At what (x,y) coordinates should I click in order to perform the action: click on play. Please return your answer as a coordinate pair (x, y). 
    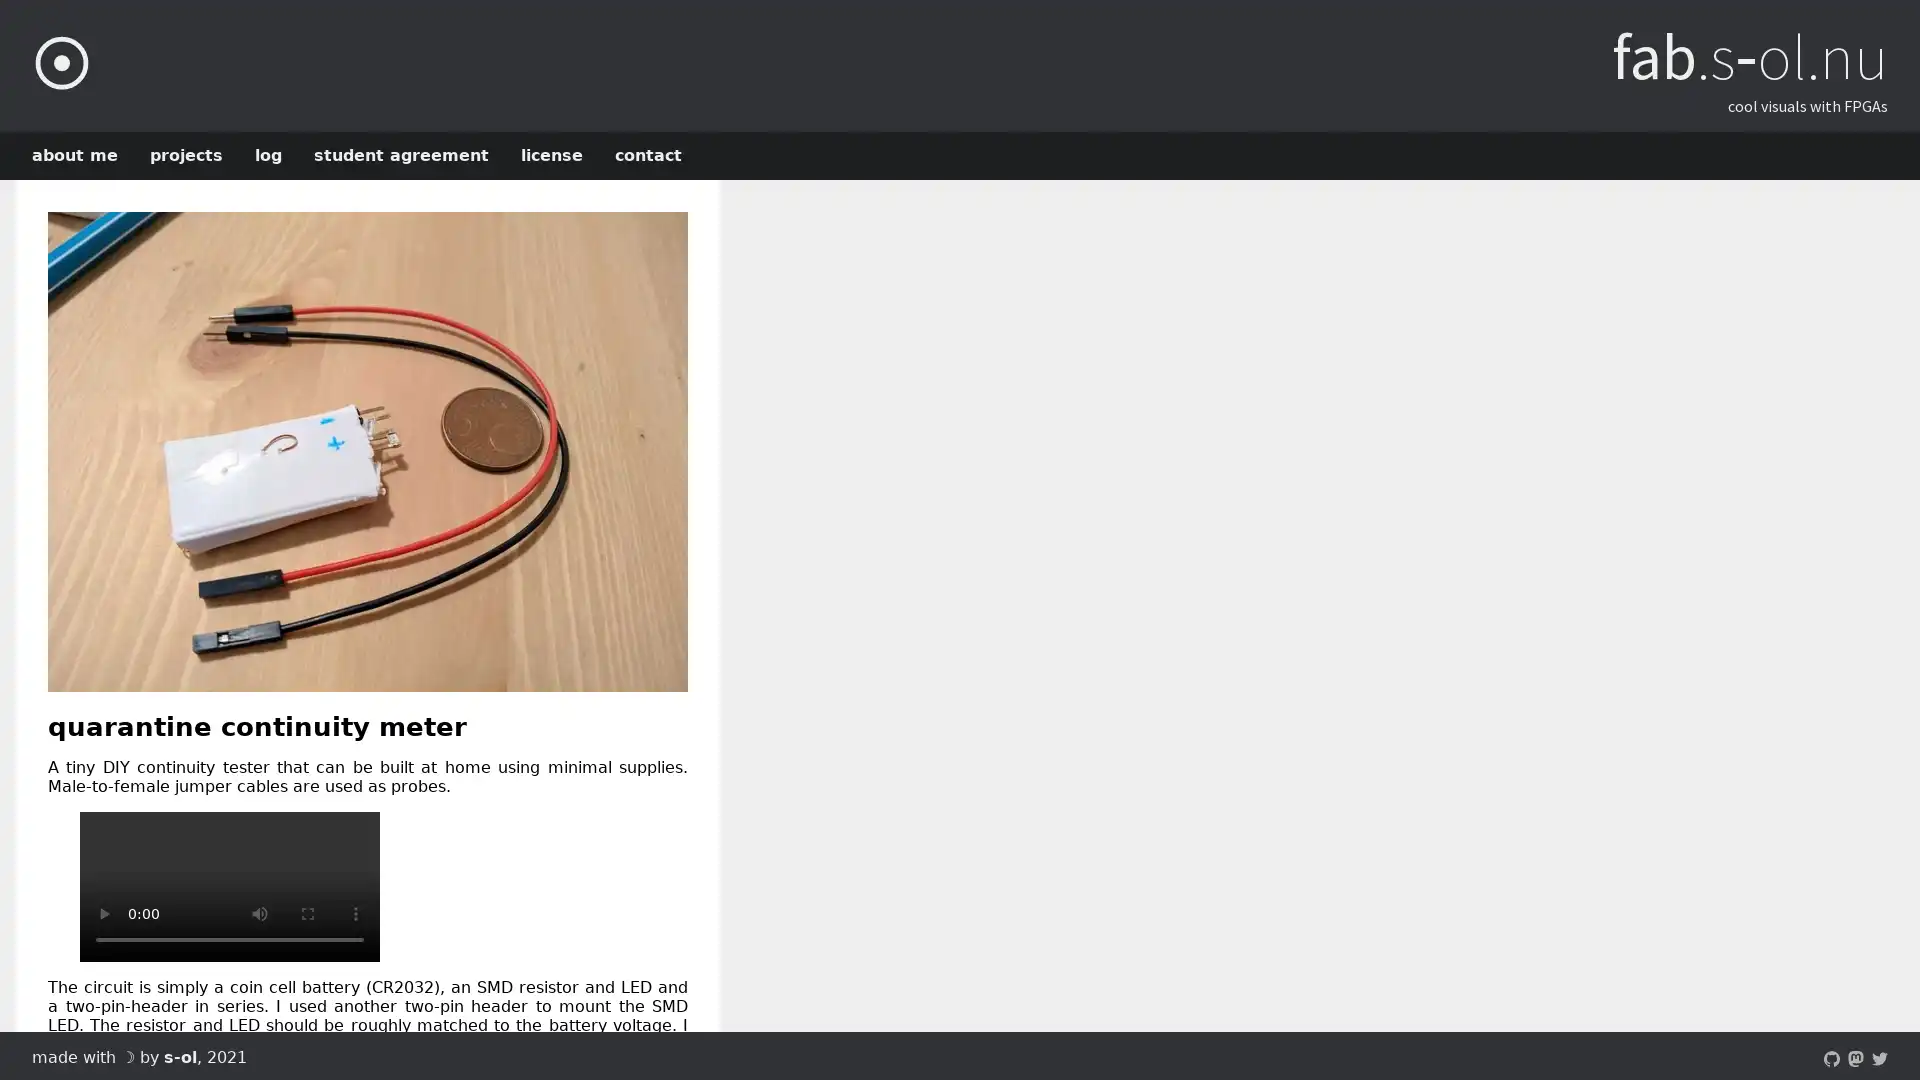
    Looking at the image, I should click on (103, 914).